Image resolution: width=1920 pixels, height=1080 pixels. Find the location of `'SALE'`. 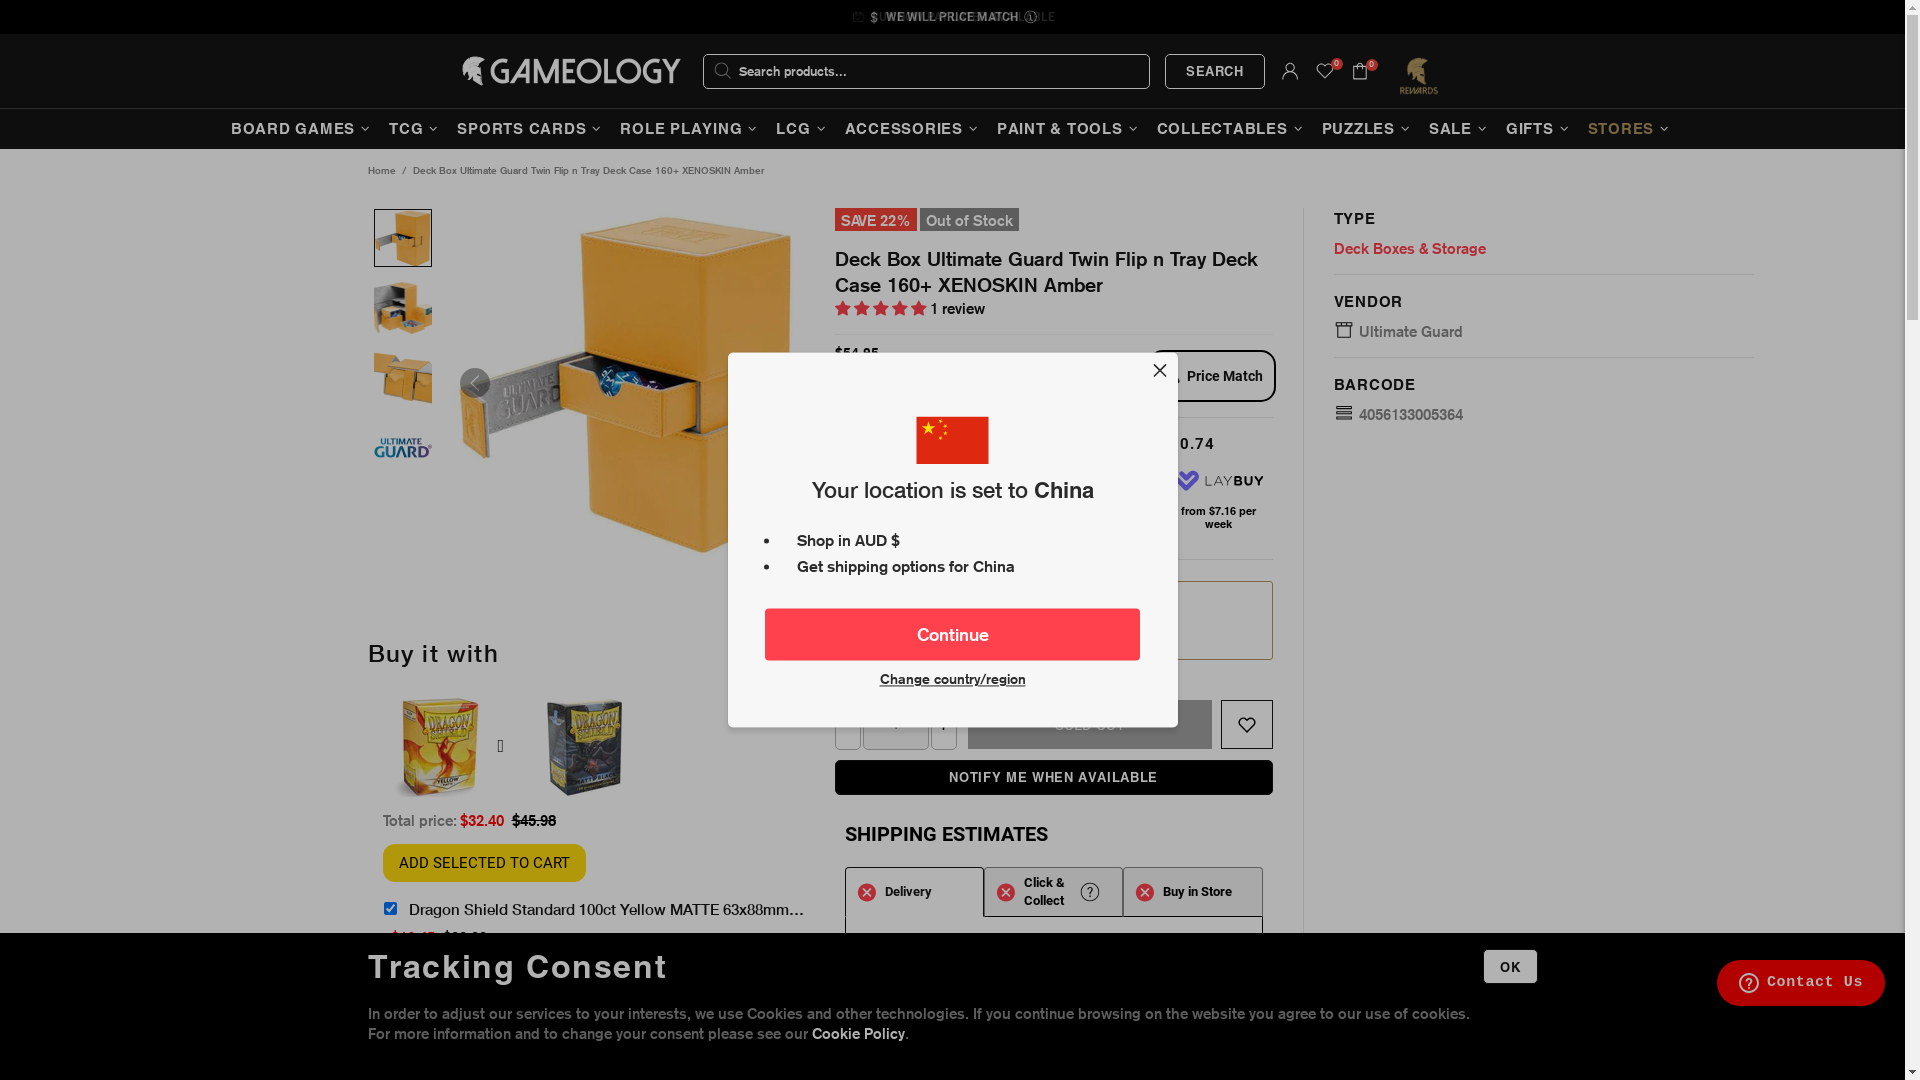

'SALE' is located at coordinates (1420, 128).